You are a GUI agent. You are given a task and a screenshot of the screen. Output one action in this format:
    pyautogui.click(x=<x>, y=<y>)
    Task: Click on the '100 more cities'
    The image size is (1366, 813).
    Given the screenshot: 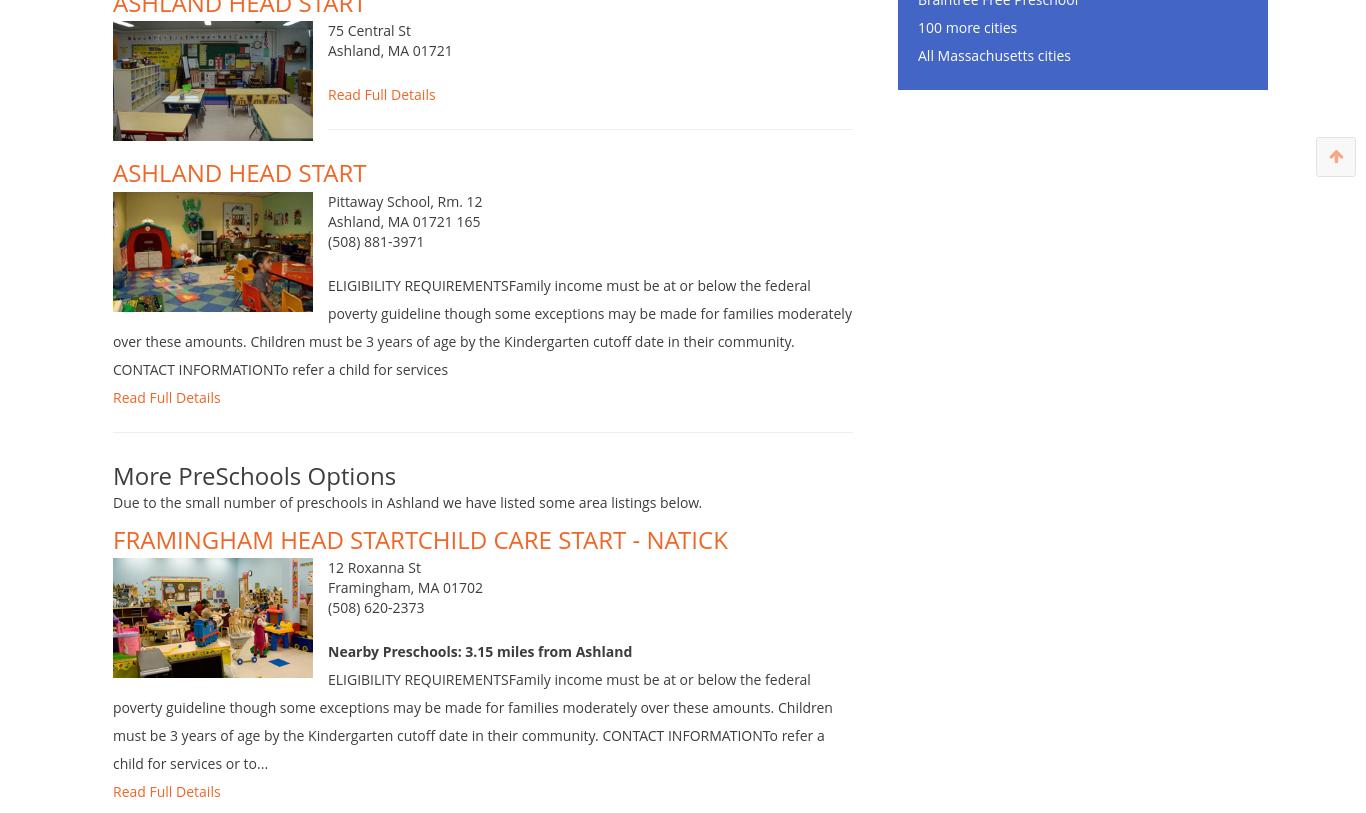 What is the action you would take?
    pyautogui.click(x=967, y=57)
    